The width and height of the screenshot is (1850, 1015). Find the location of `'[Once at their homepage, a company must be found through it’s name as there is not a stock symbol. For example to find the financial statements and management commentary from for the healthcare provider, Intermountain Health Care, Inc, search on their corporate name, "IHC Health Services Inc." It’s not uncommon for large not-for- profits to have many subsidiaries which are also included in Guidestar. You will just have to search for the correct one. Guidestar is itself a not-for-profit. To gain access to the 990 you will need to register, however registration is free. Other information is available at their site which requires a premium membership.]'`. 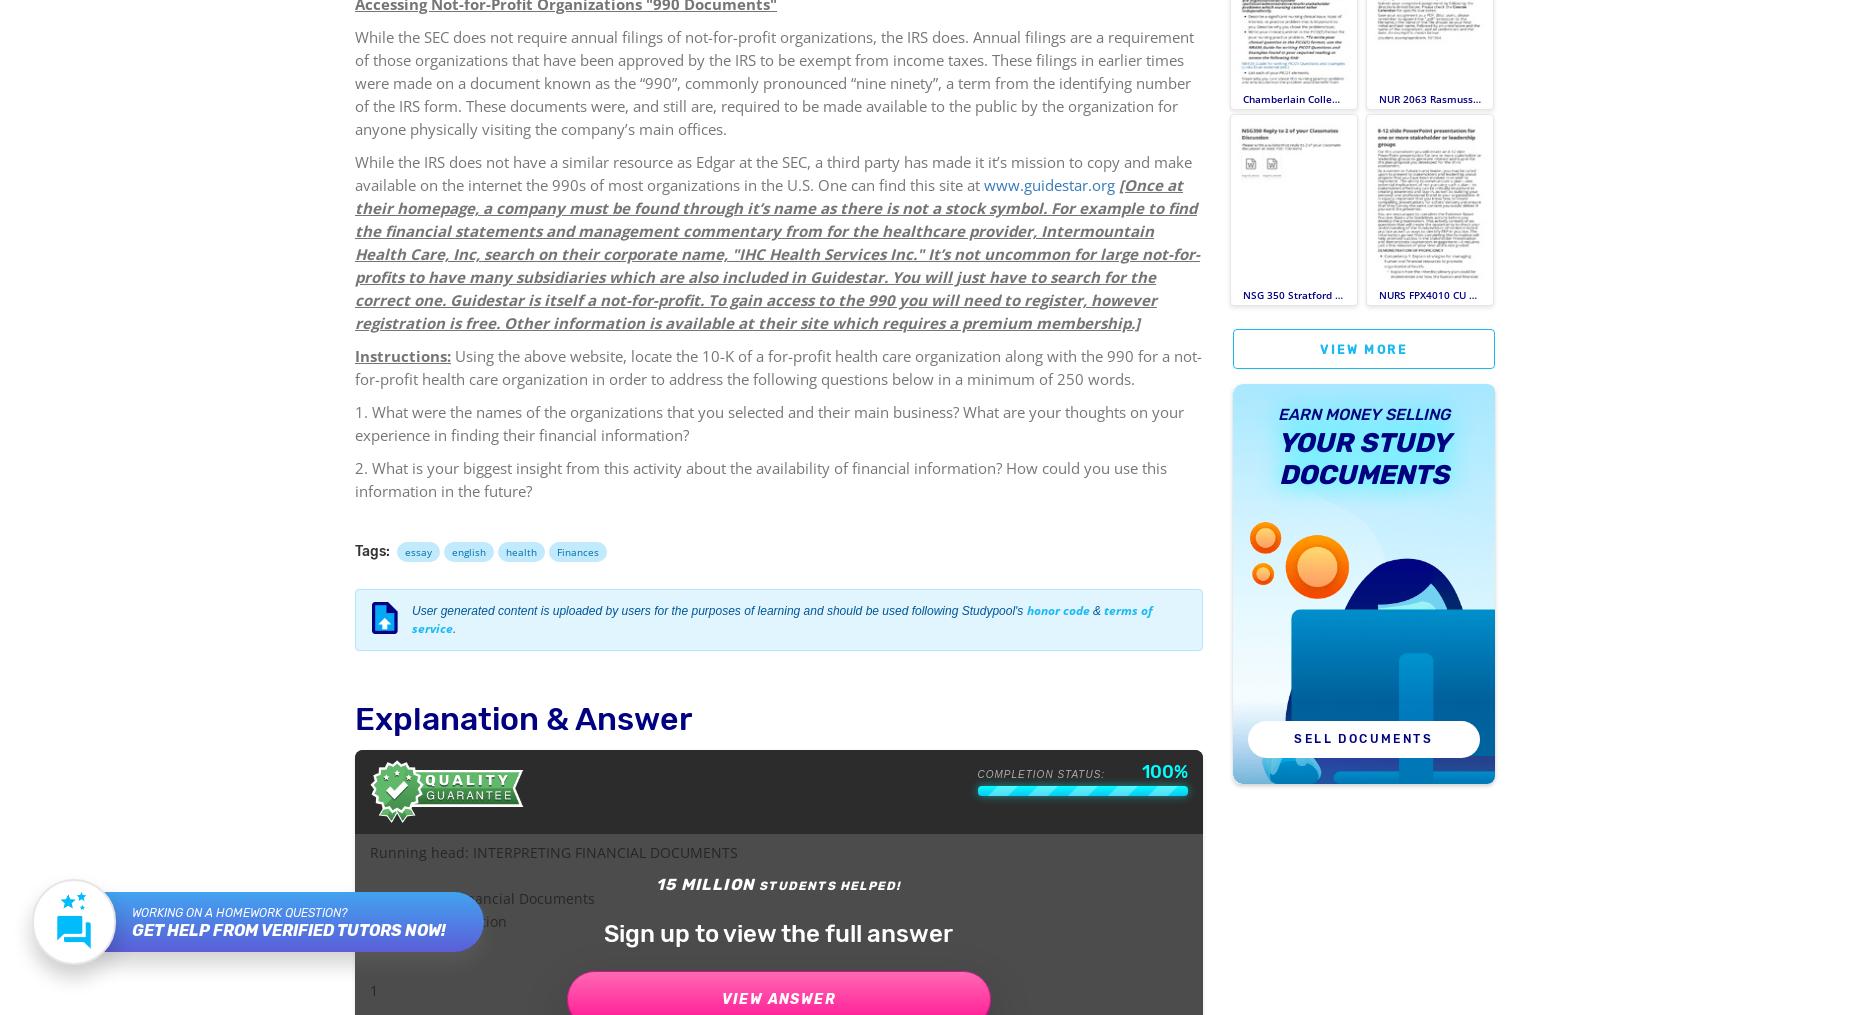

'[Once at their homepage, a company must be found through it’s name as there is not a stock symbol. For example to find the financial statements and management commentary from for the healthcare provider, Intermountain Health Care, Inc, search on their corporate name, "IHC Health Services Inc." It’s not uncommon for large not-for- profits to have many subsidiaries which are also included in Guidestar. You will just have to search for the correct one. Guidestar is itself a not-for-profit. To gain access to the 990 you will need to register, however registration is free. Other information is available at their site which requires a premium membership.]' is located at coordinates (777, 253).